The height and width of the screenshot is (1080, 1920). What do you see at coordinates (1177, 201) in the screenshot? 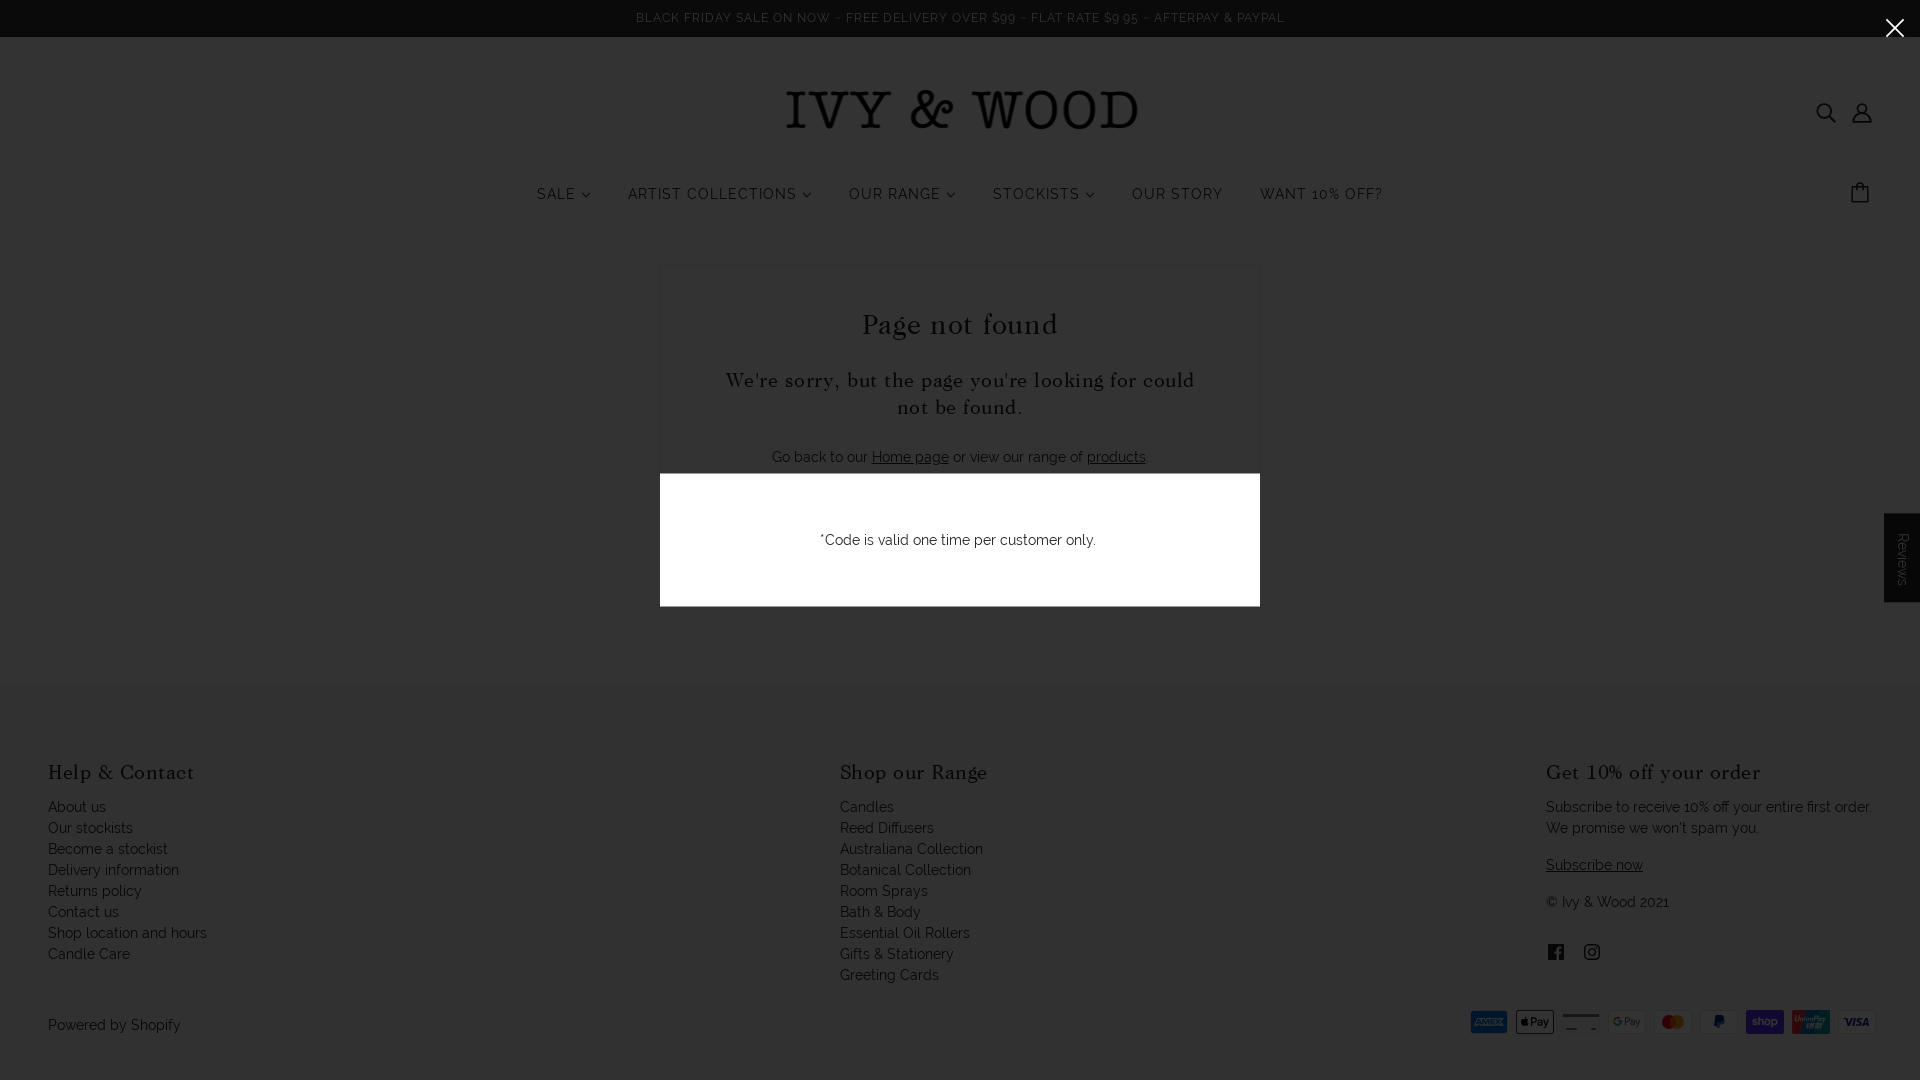
I see `'OUR STORY'` at bounding box center [1177, 201].